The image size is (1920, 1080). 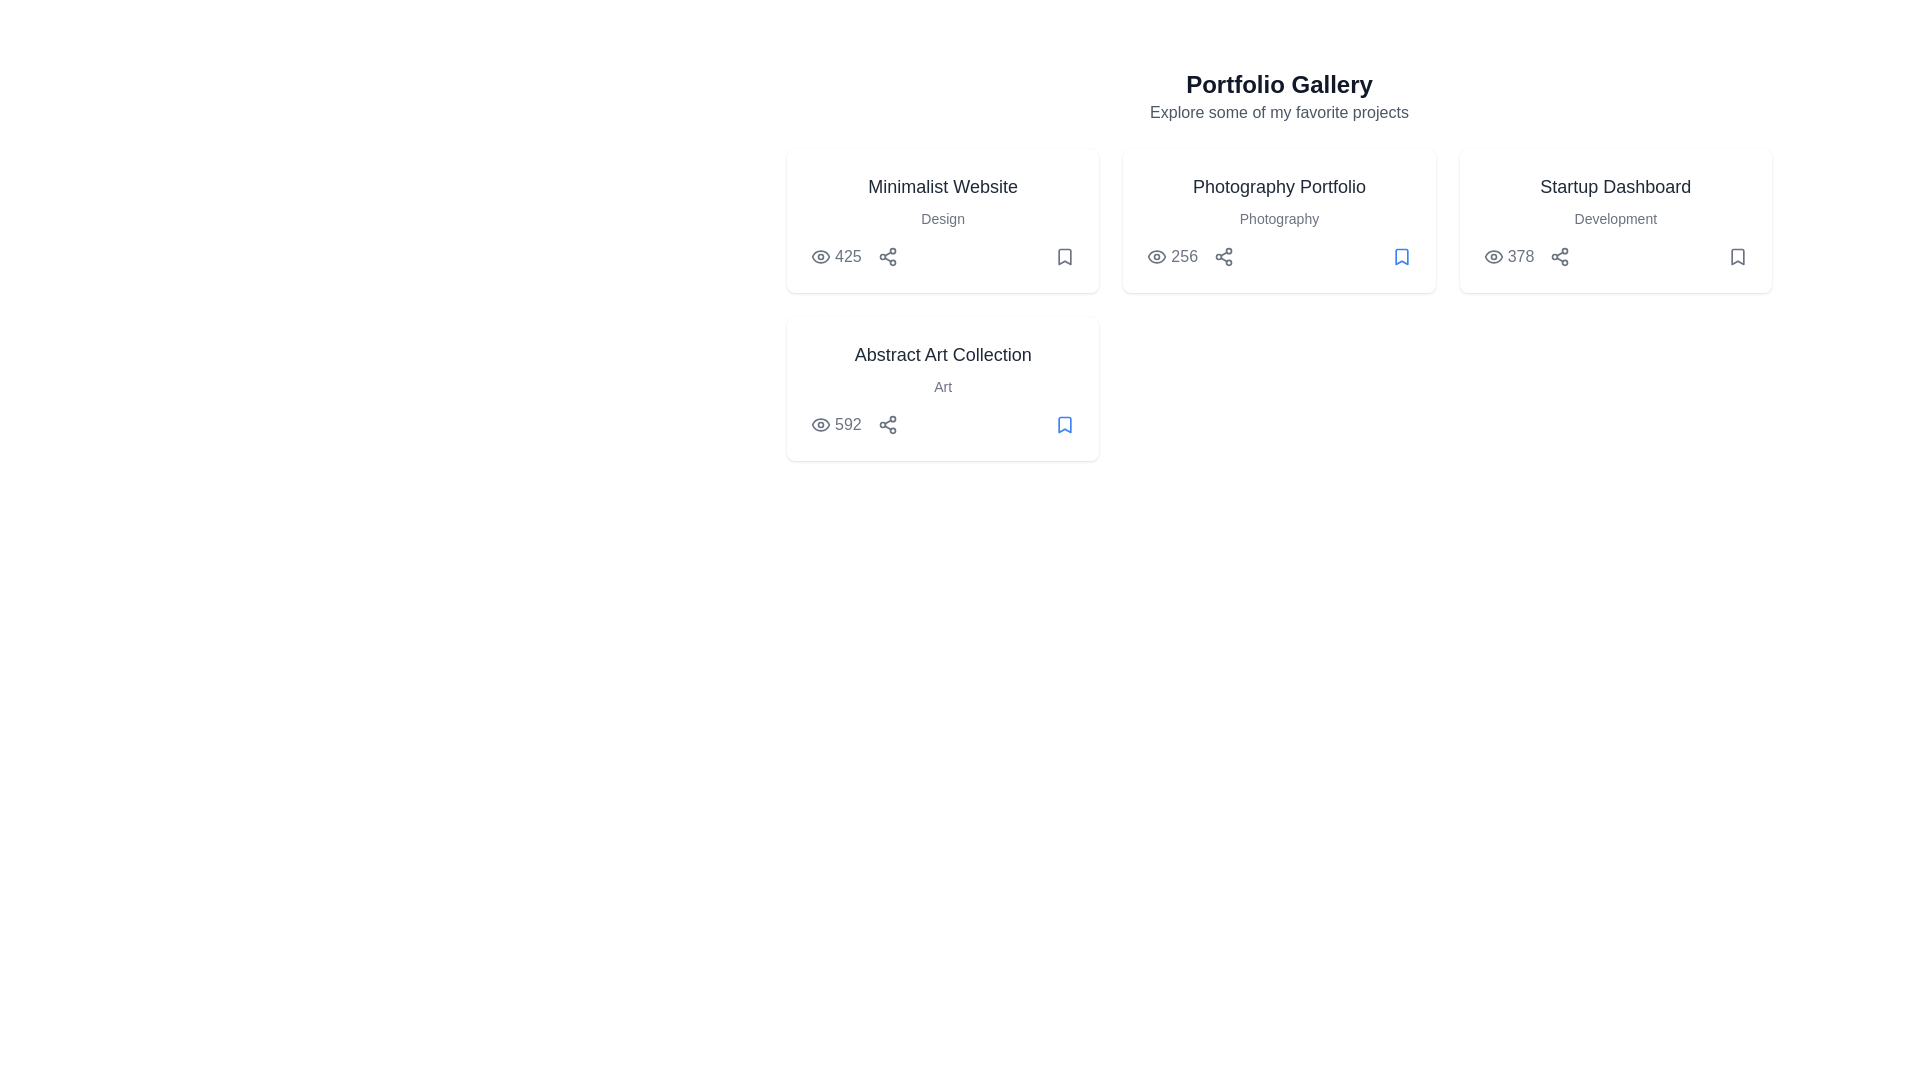 What do you see at coordinates (886, 423) in the screenshot?
I see `the share button located at the bottom-right corner of the 'Abstract Art Collection' card in the 'Portfolio Gallery' section to share the item` at bounding box center [886, 423].